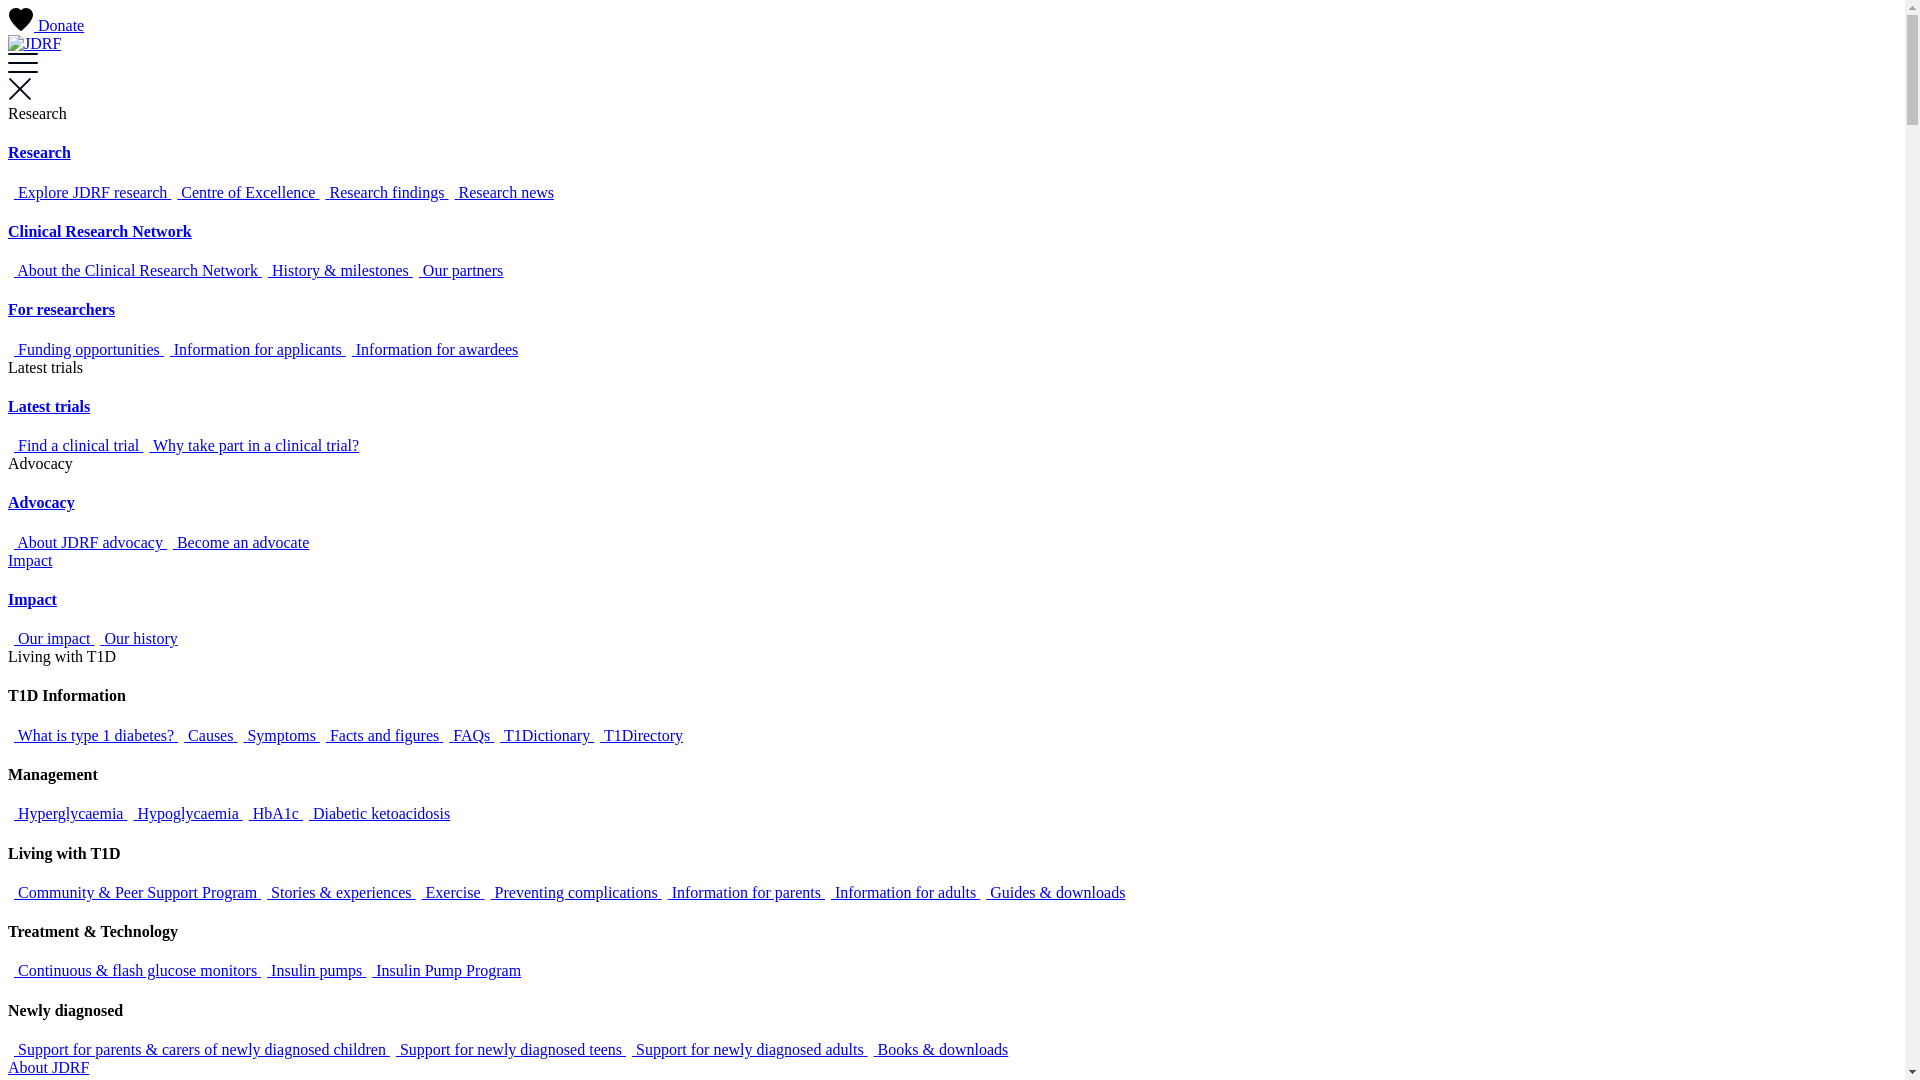  What do you see at coordinates (75, 444) in the screenshot?
I see `'Find a clinical trial'` at bounding box center [75, 444].